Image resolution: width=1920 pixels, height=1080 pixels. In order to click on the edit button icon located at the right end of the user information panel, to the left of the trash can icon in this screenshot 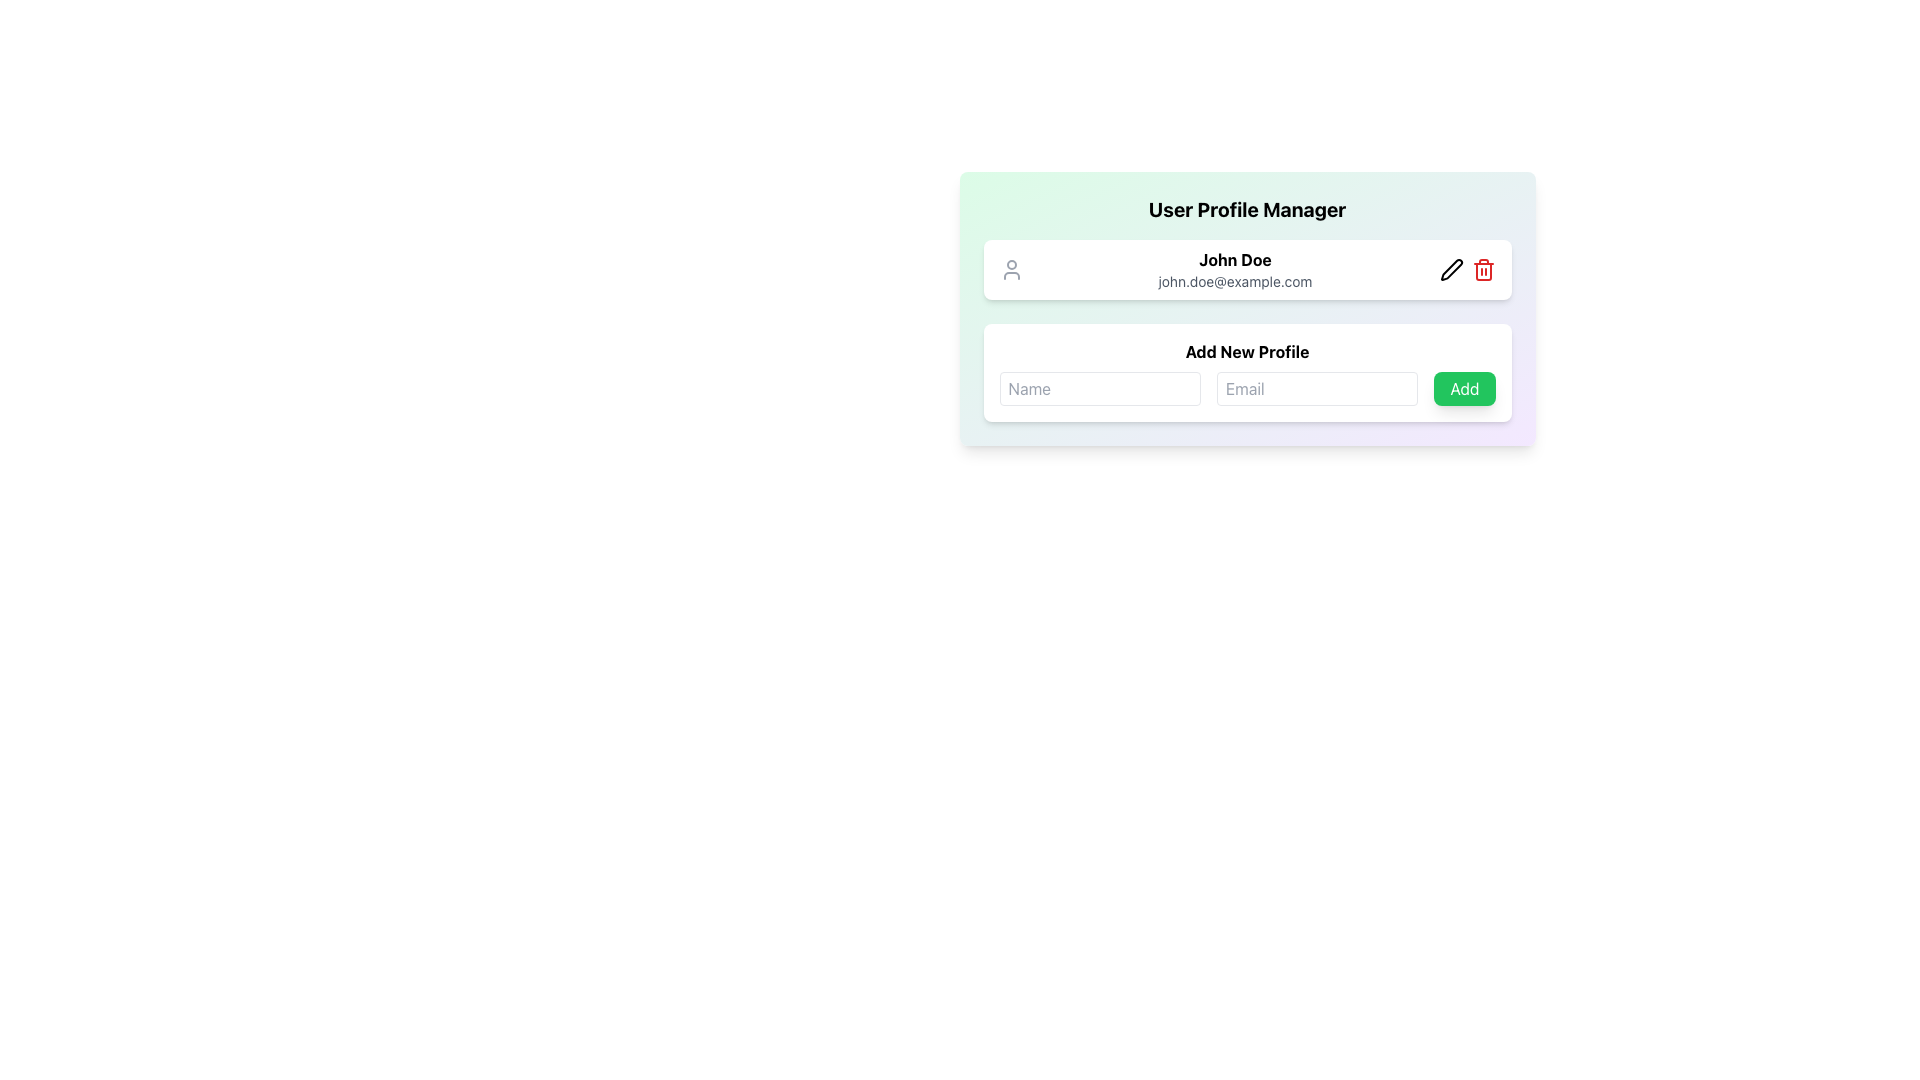, I will do `click(1451, 270)`.